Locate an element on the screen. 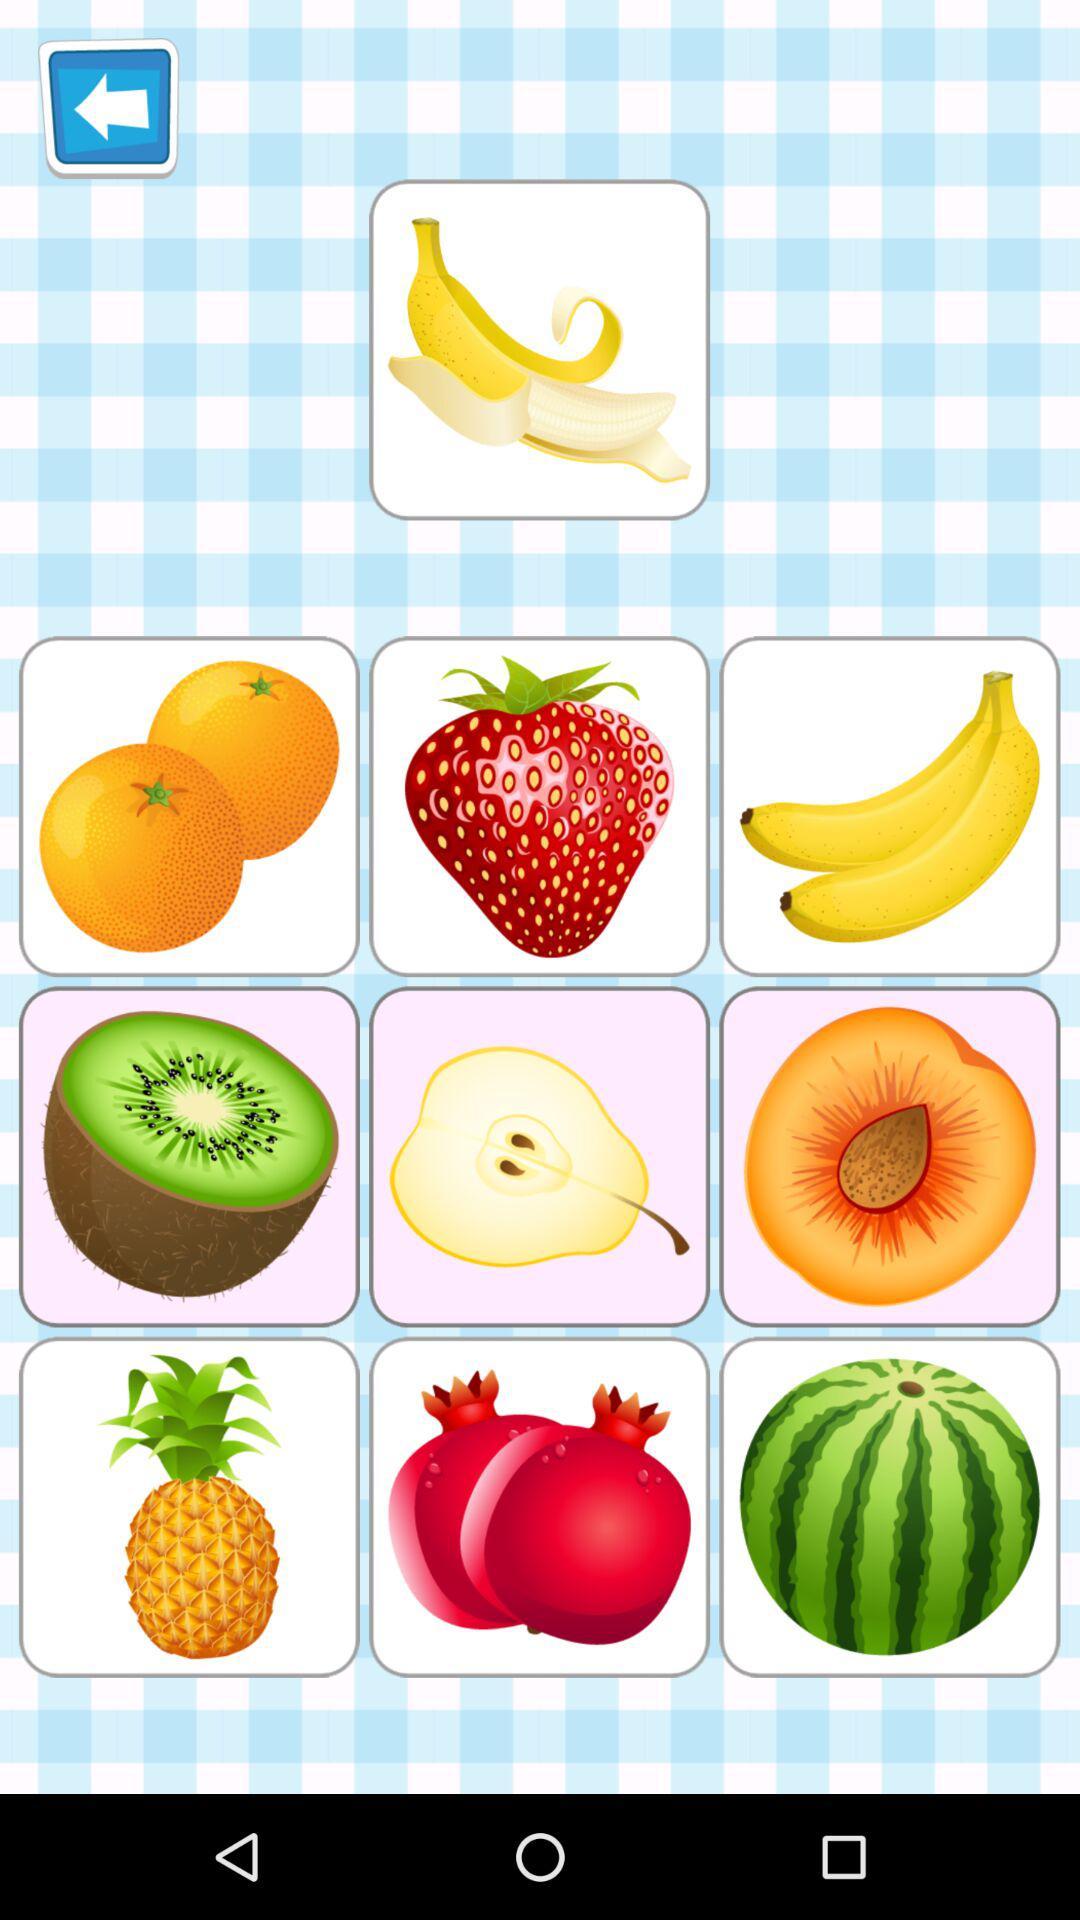 The width and height of the screenshot is (1080, 1920). match with the picture below is located at coordinates (538, 349).